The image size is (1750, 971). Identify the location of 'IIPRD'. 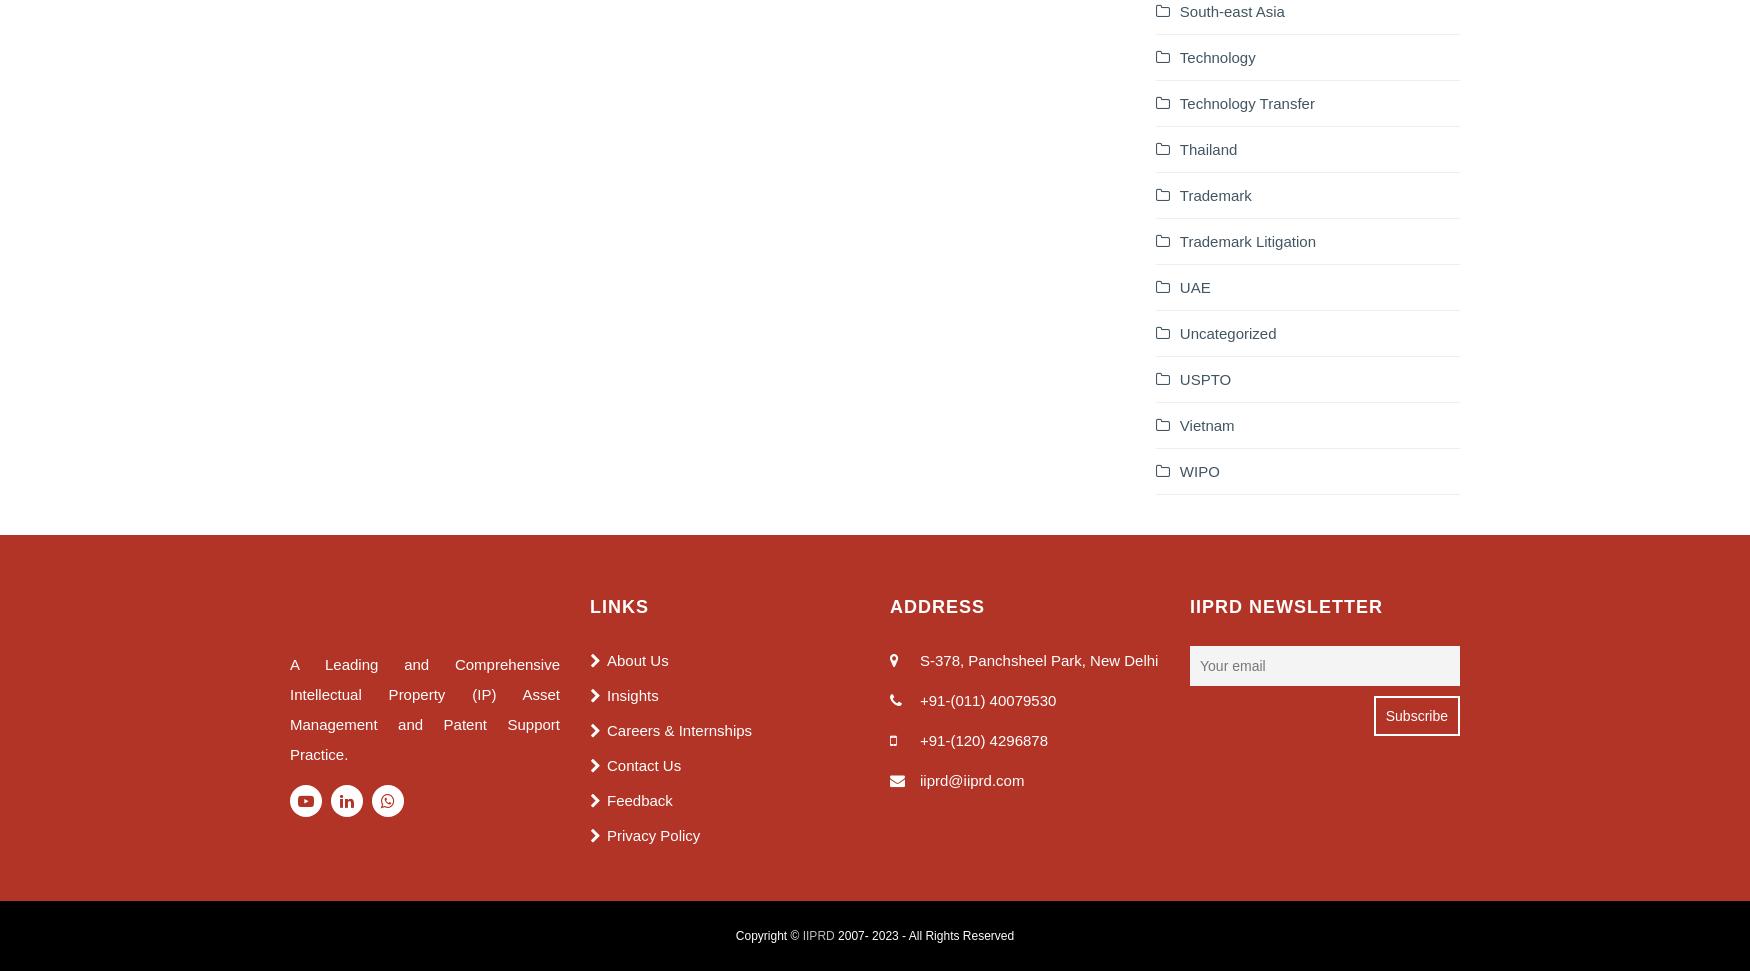
(817, 933).